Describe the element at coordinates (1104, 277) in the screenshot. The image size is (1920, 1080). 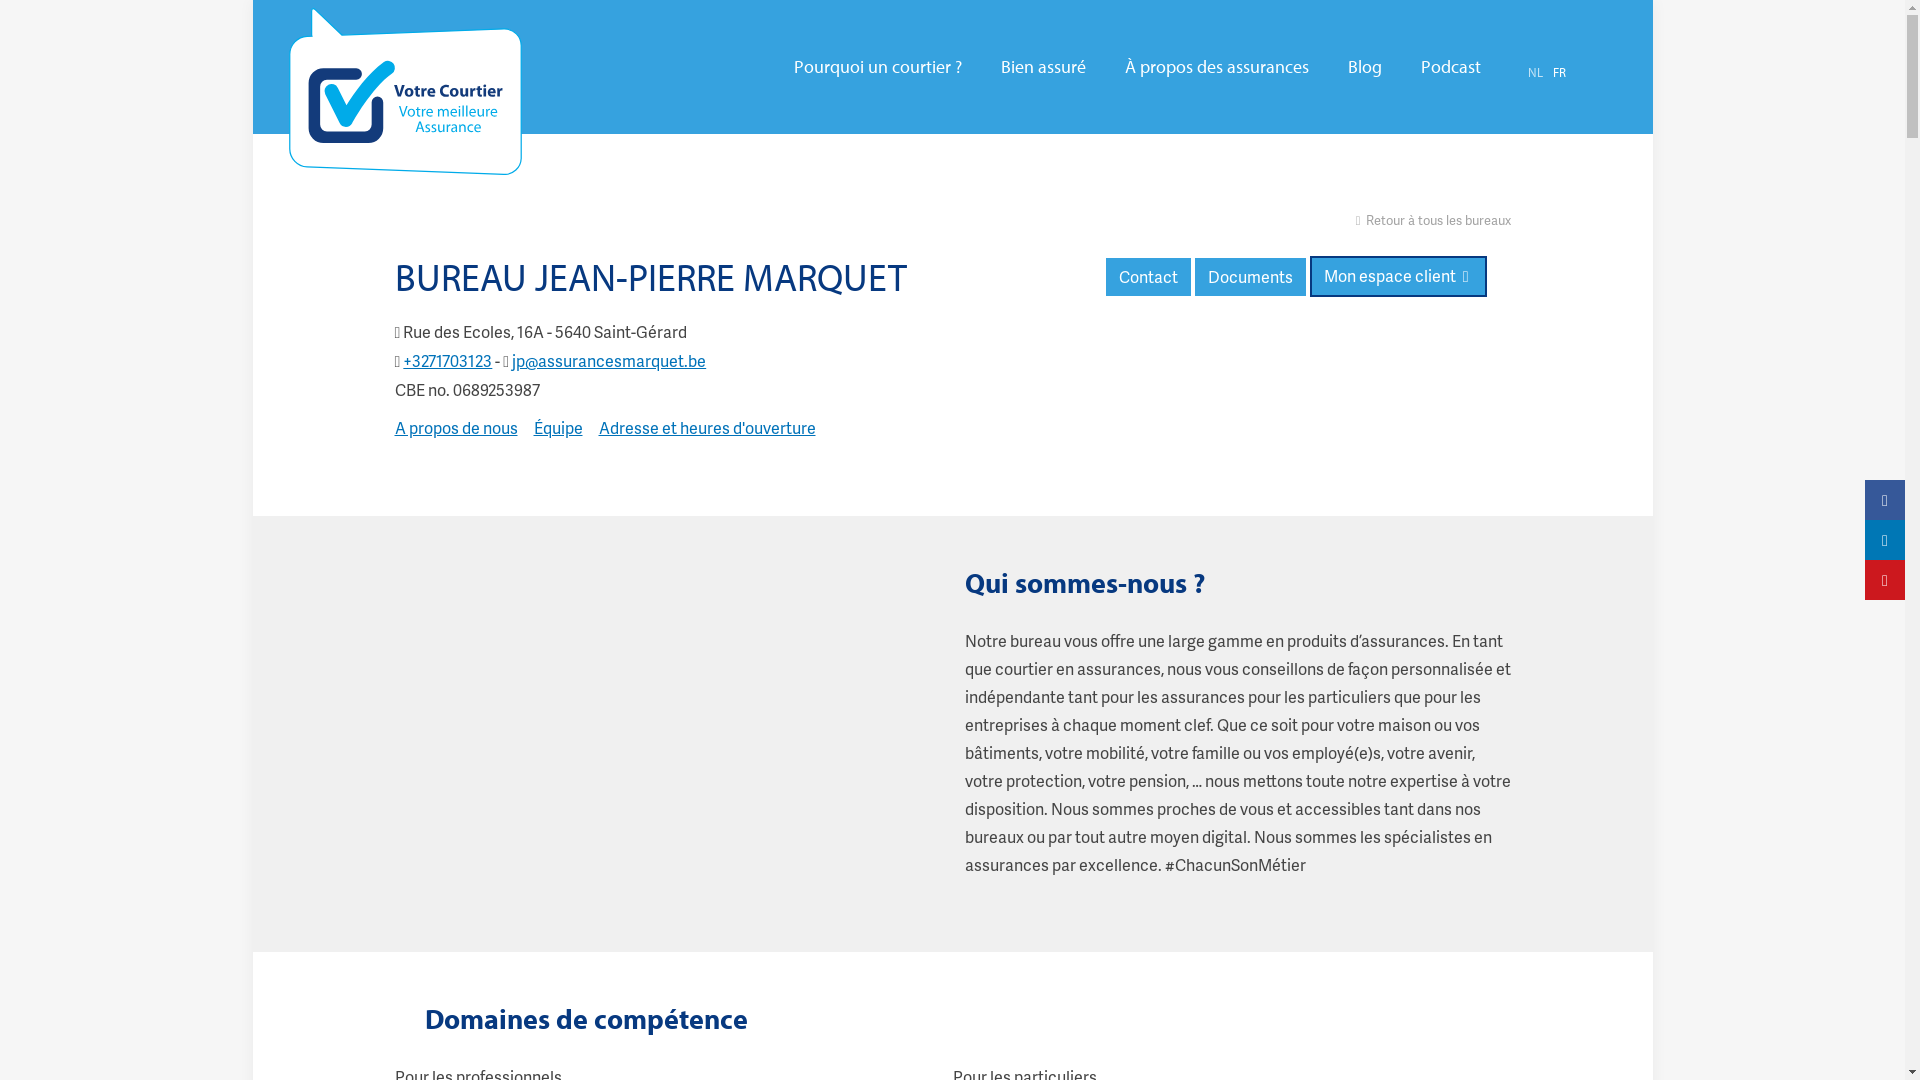
I see `'Contact'` at that location.